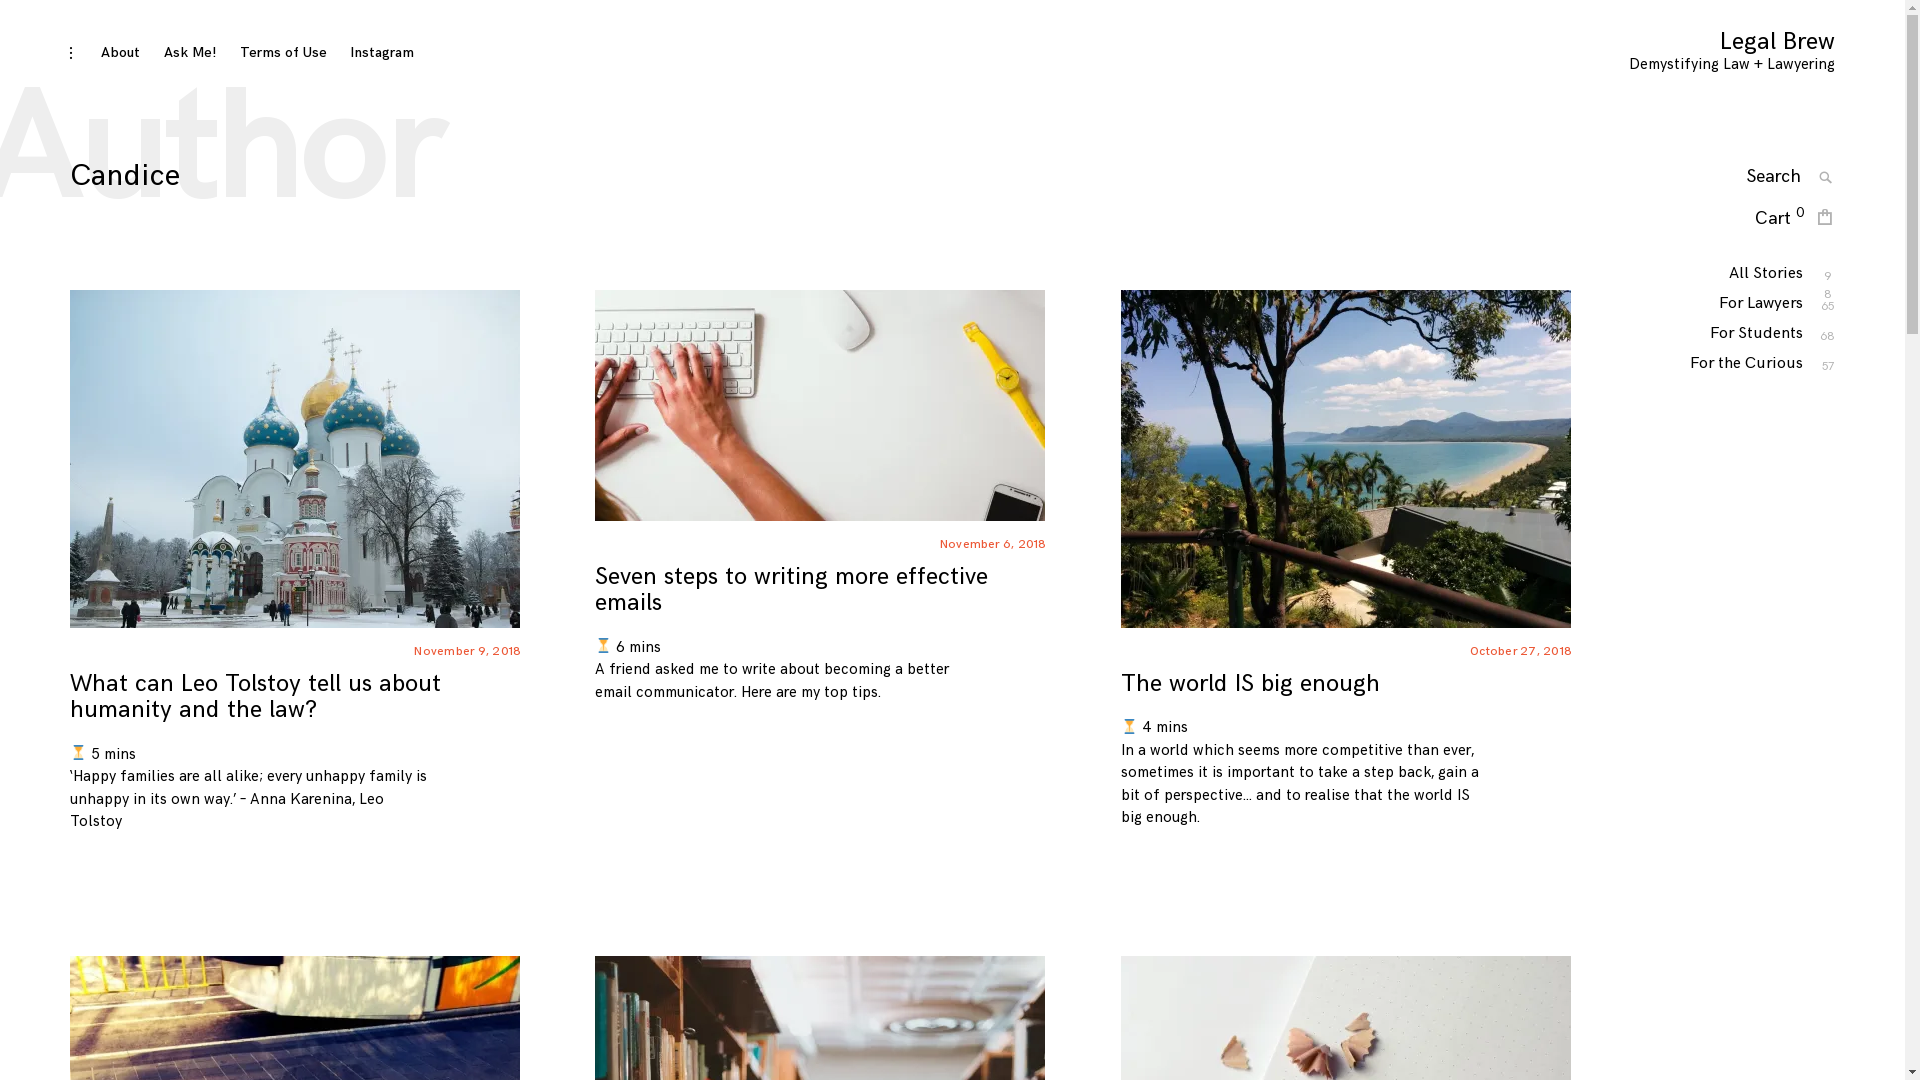 This screenshot has height=1080, width=1920. I want to click on 'Ask Me!', so click(190, 51).